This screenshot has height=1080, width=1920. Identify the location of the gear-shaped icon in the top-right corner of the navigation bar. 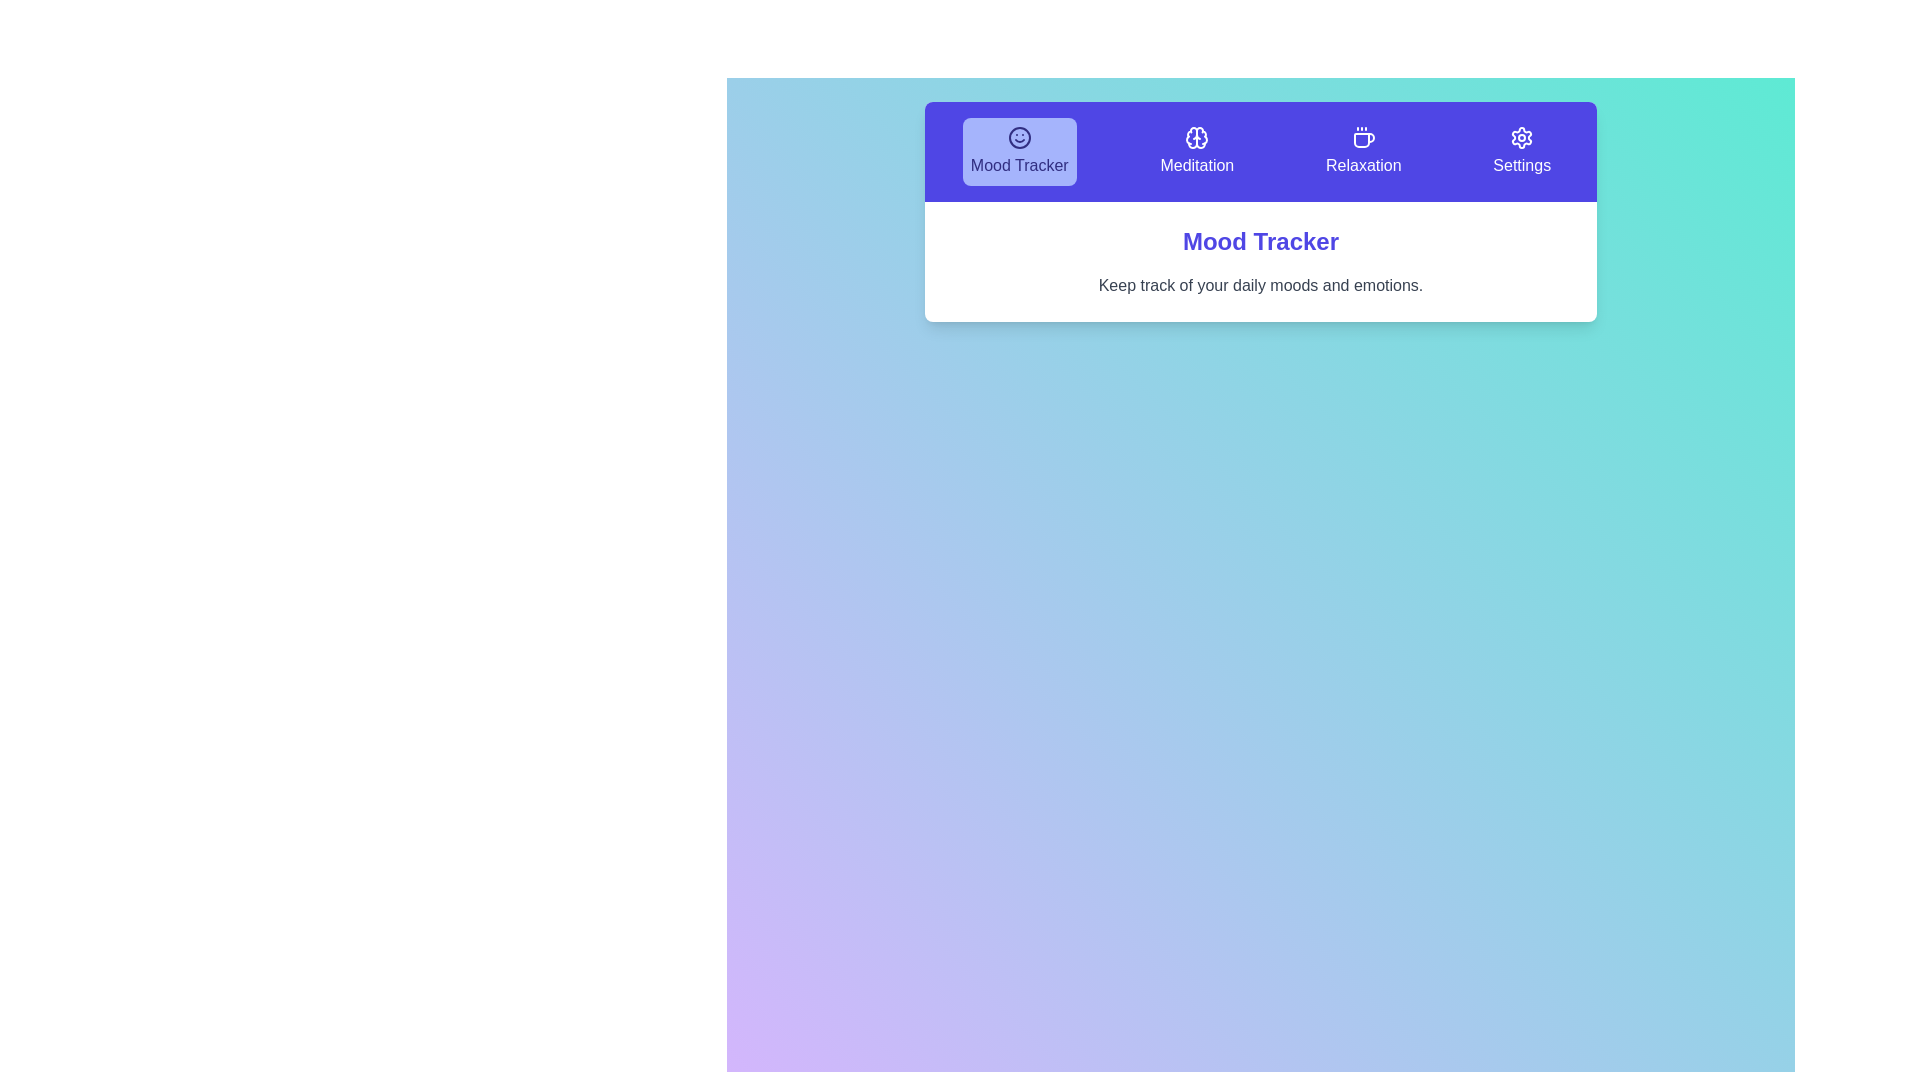
(1521, 137).